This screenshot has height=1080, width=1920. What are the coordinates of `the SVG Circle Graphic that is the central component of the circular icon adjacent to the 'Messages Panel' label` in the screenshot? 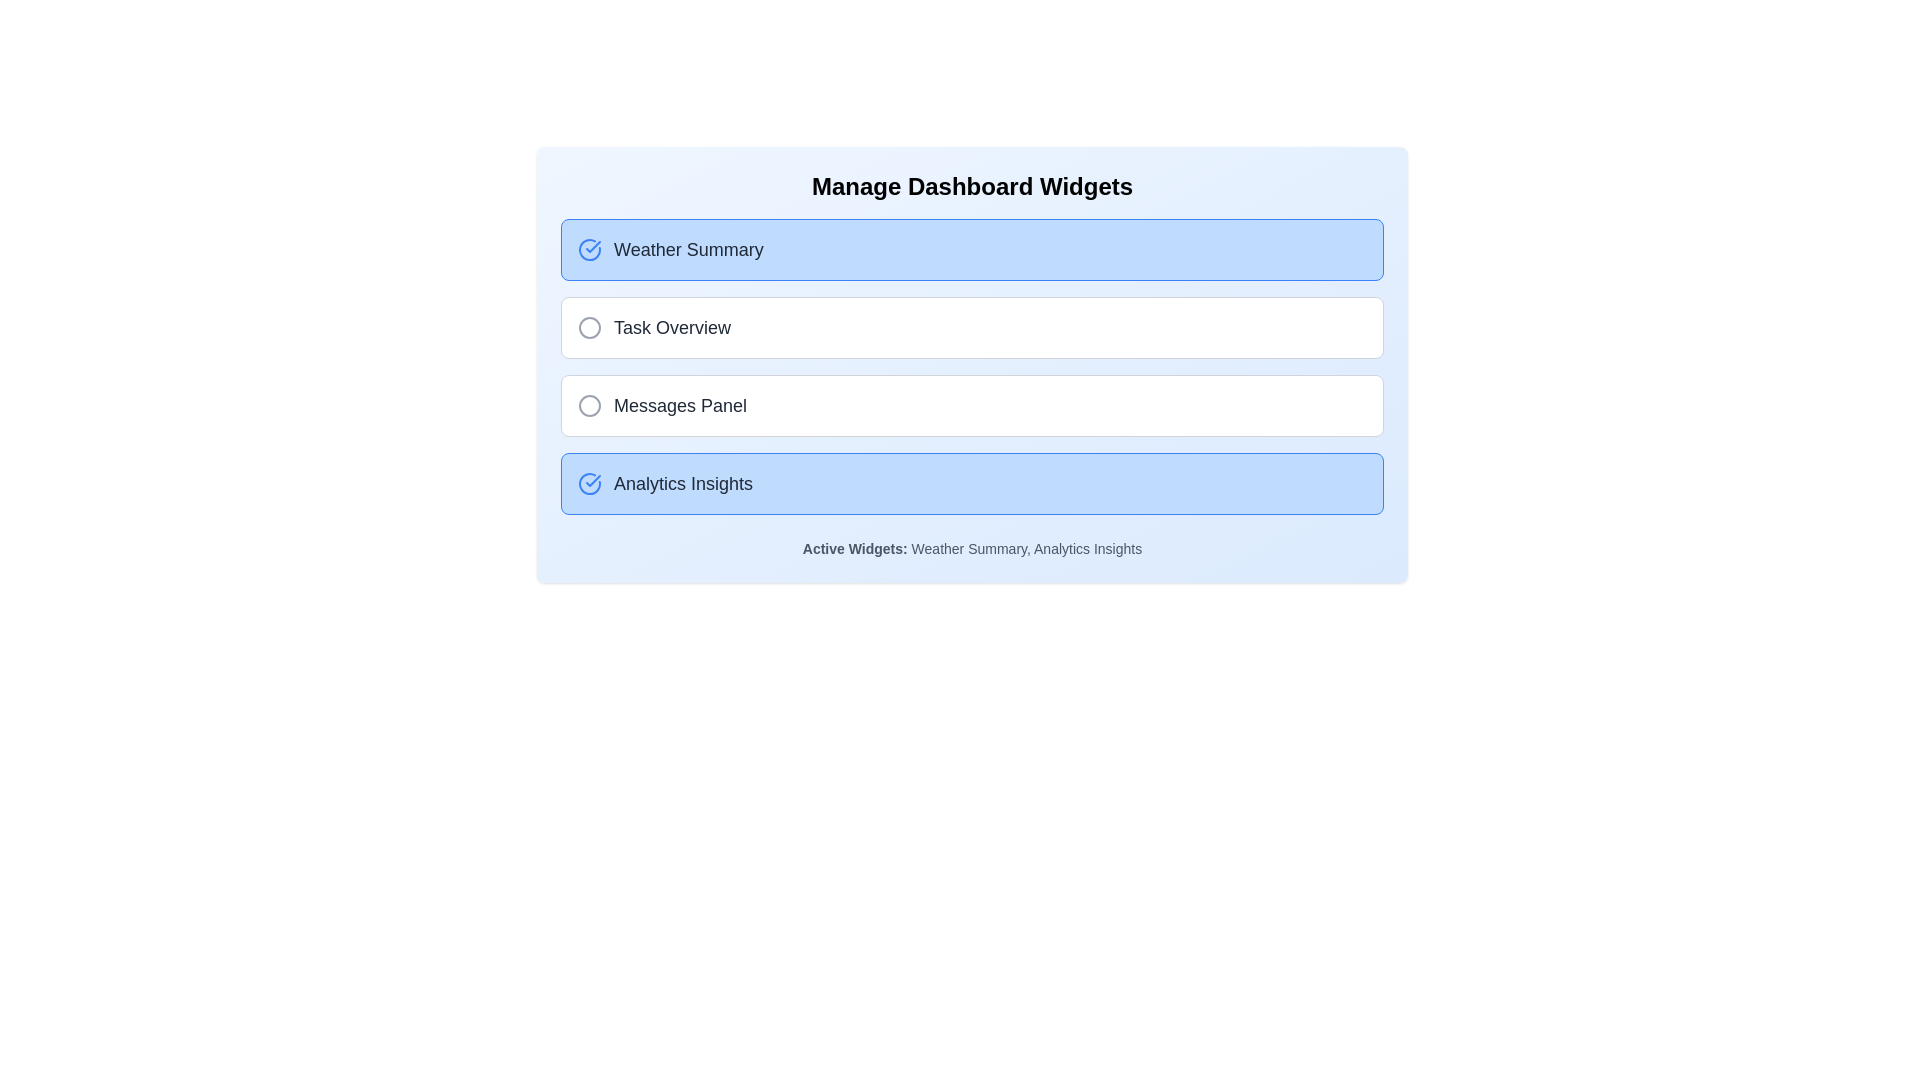 It's located at (589, 405).